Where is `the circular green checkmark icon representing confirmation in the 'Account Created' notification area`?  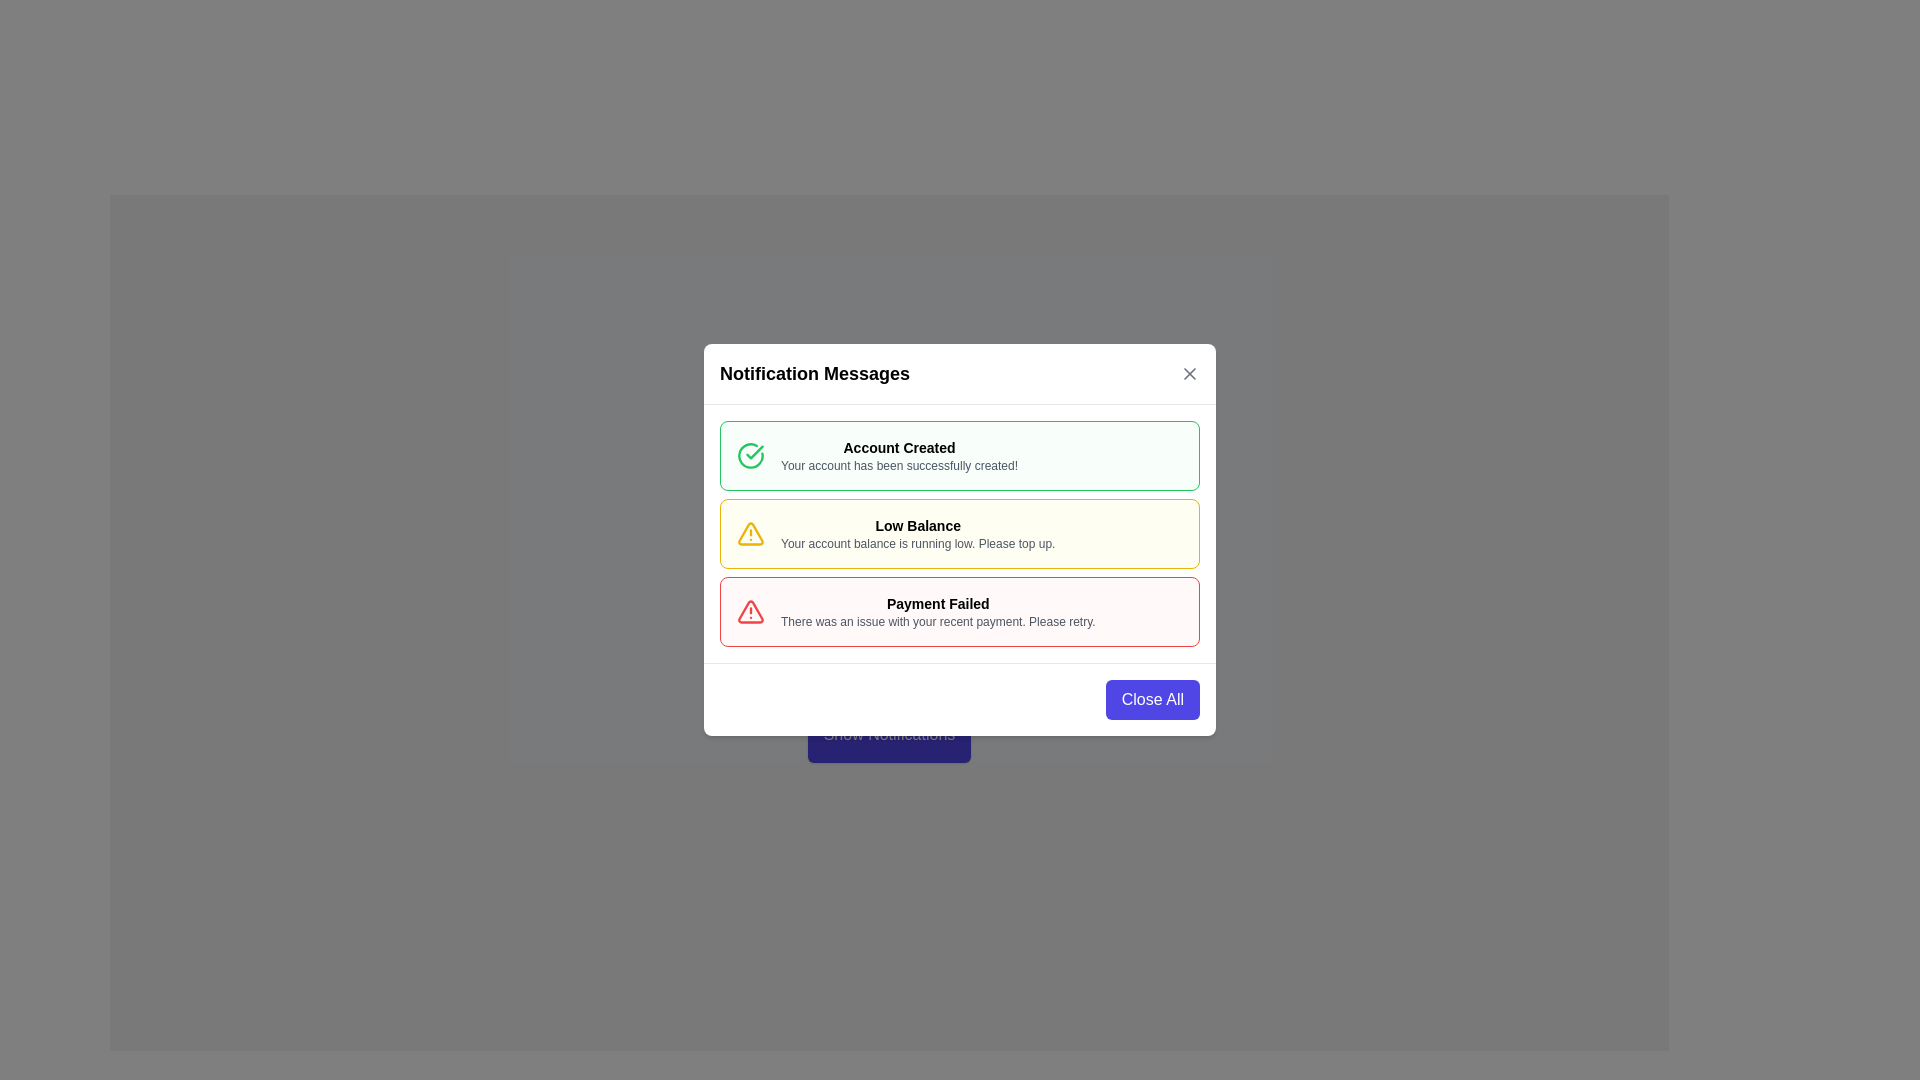
the circular green checkmark icon representing confirmation in the 'Account Created' notification area is located at coordinates (749, 455).